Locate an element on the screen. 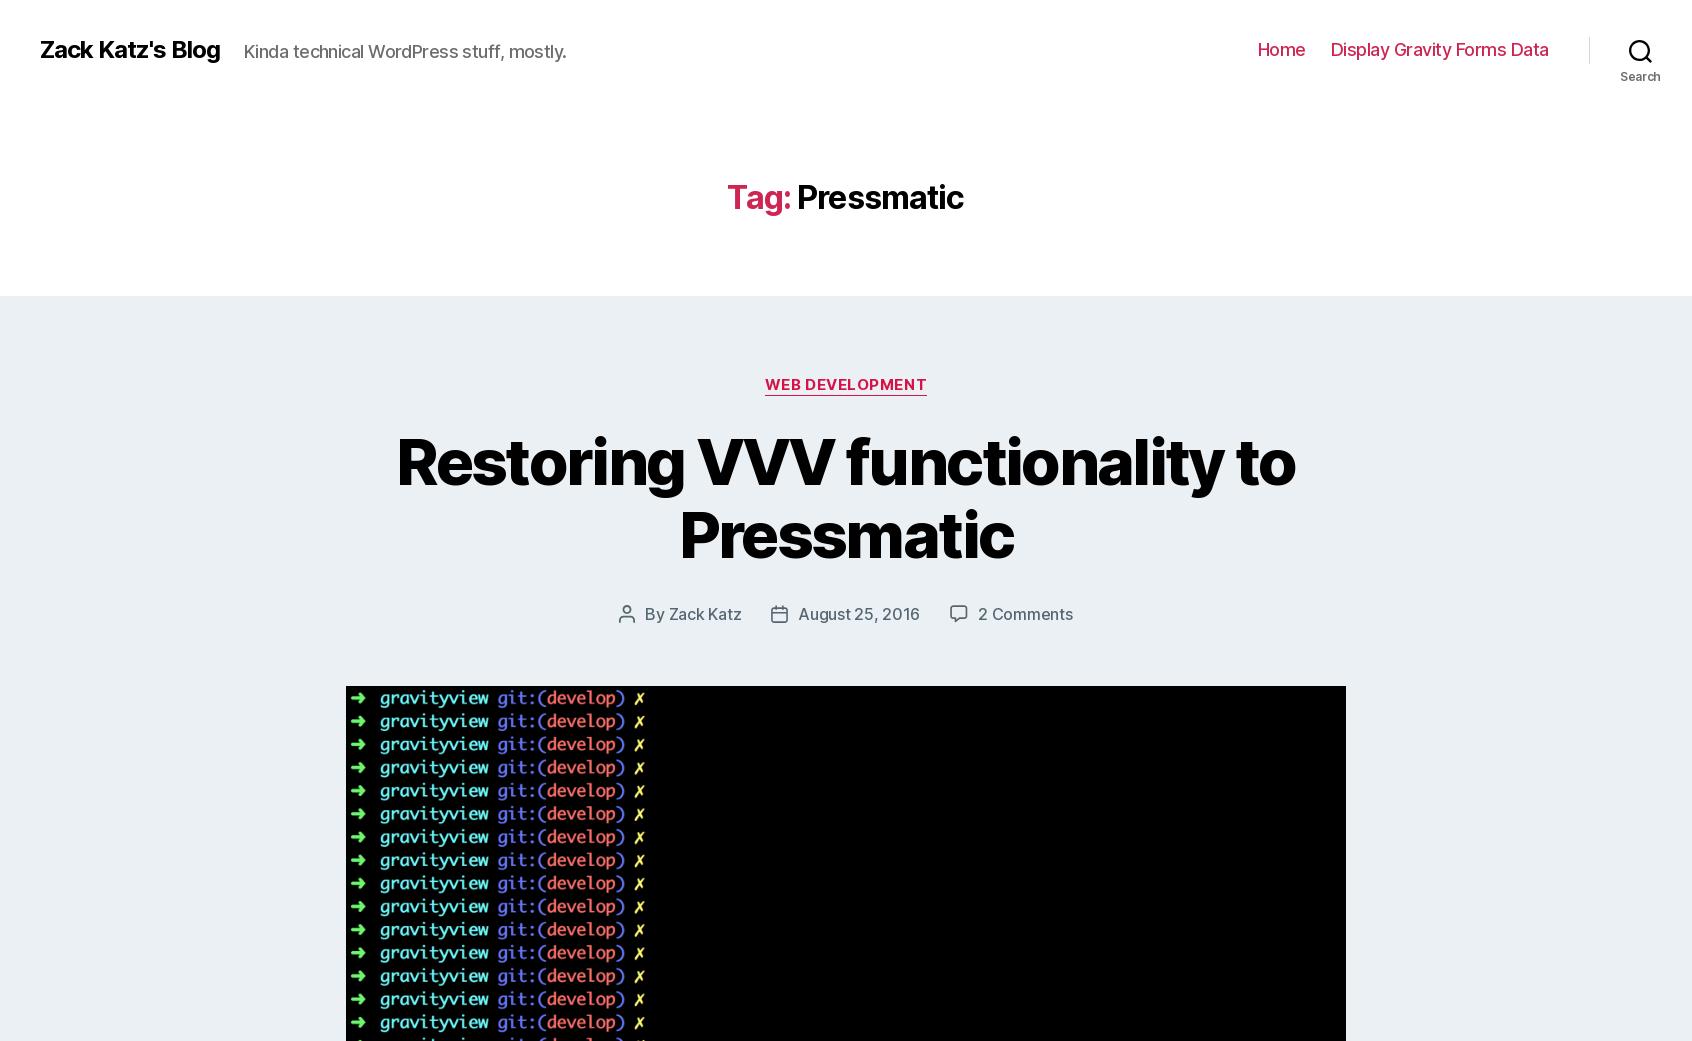  'Top Posts & Pages' is located at coordinates (874, 404).